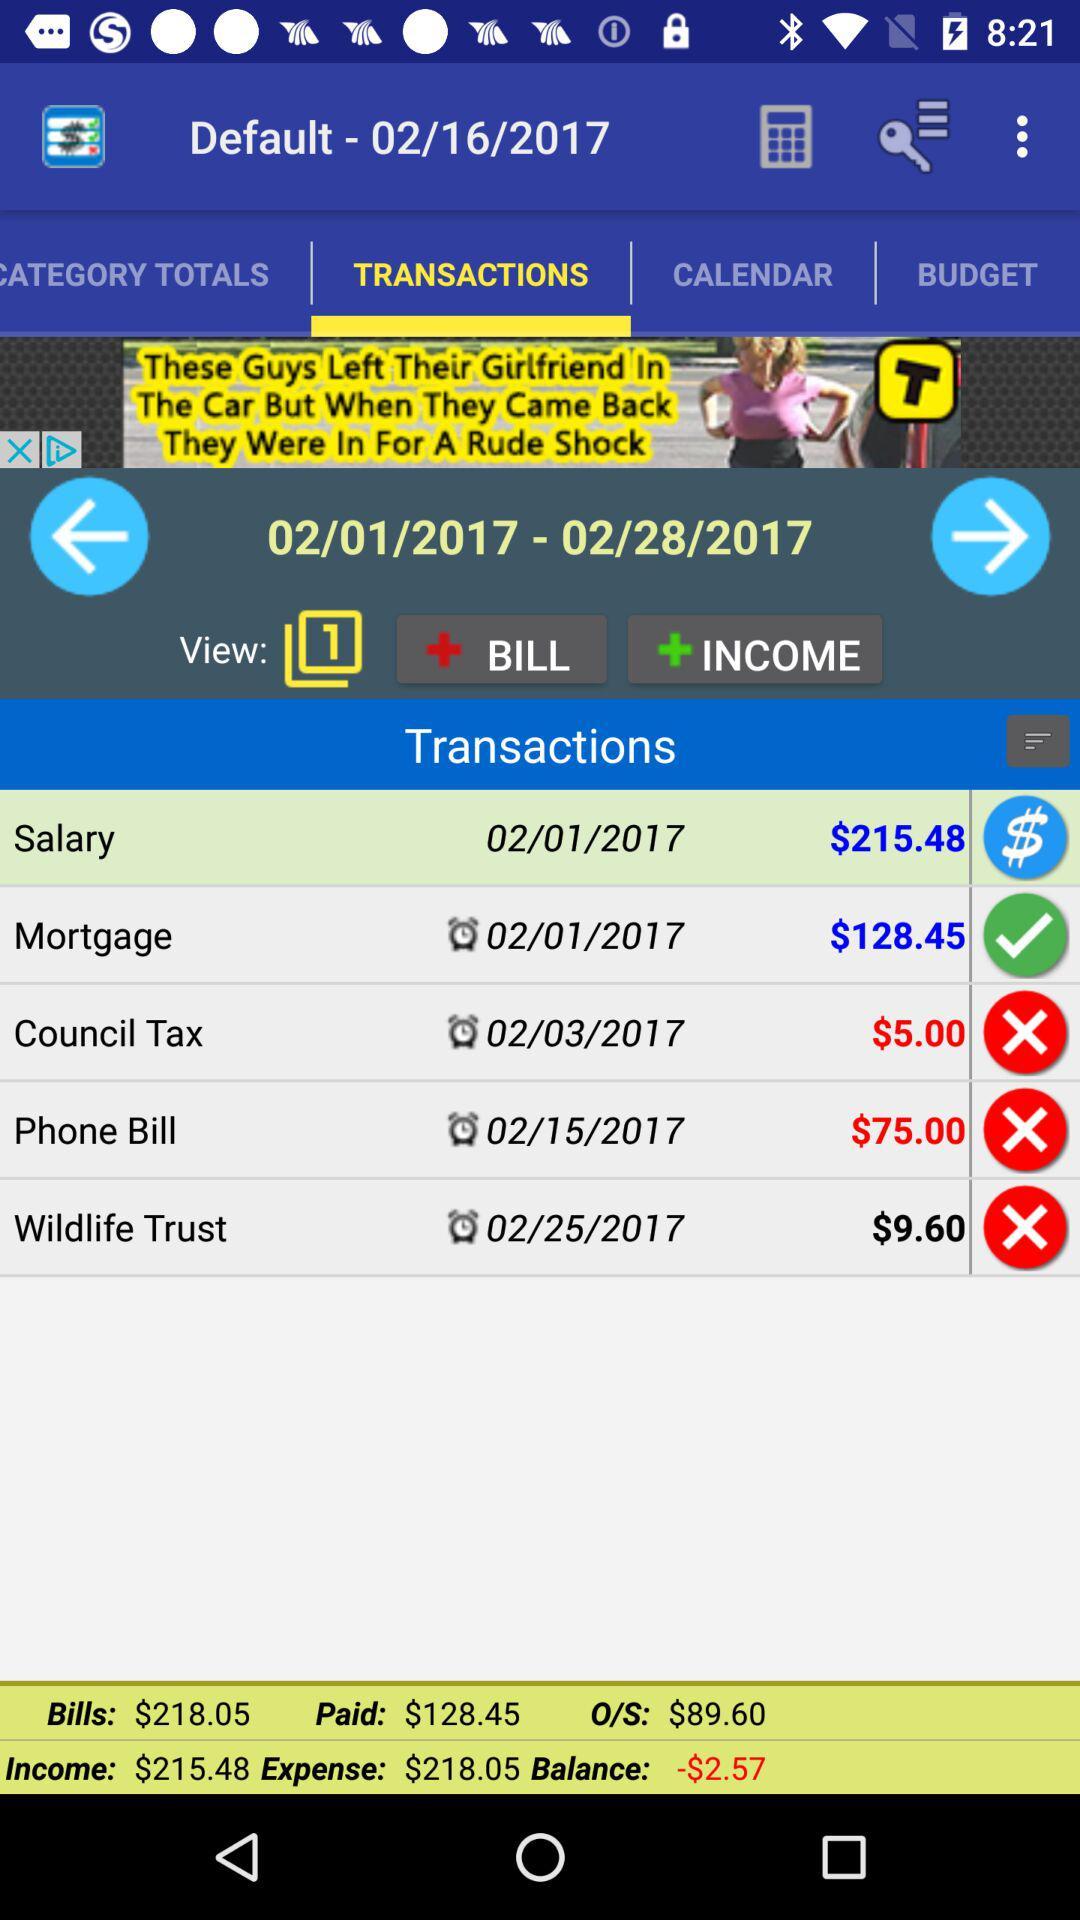 The height and width of the screenshot is (1920, 1080). What do you see at coordinates (1022, 1129) in the screenshot?
I see `cancel` at bounding box center [1022, 1129].